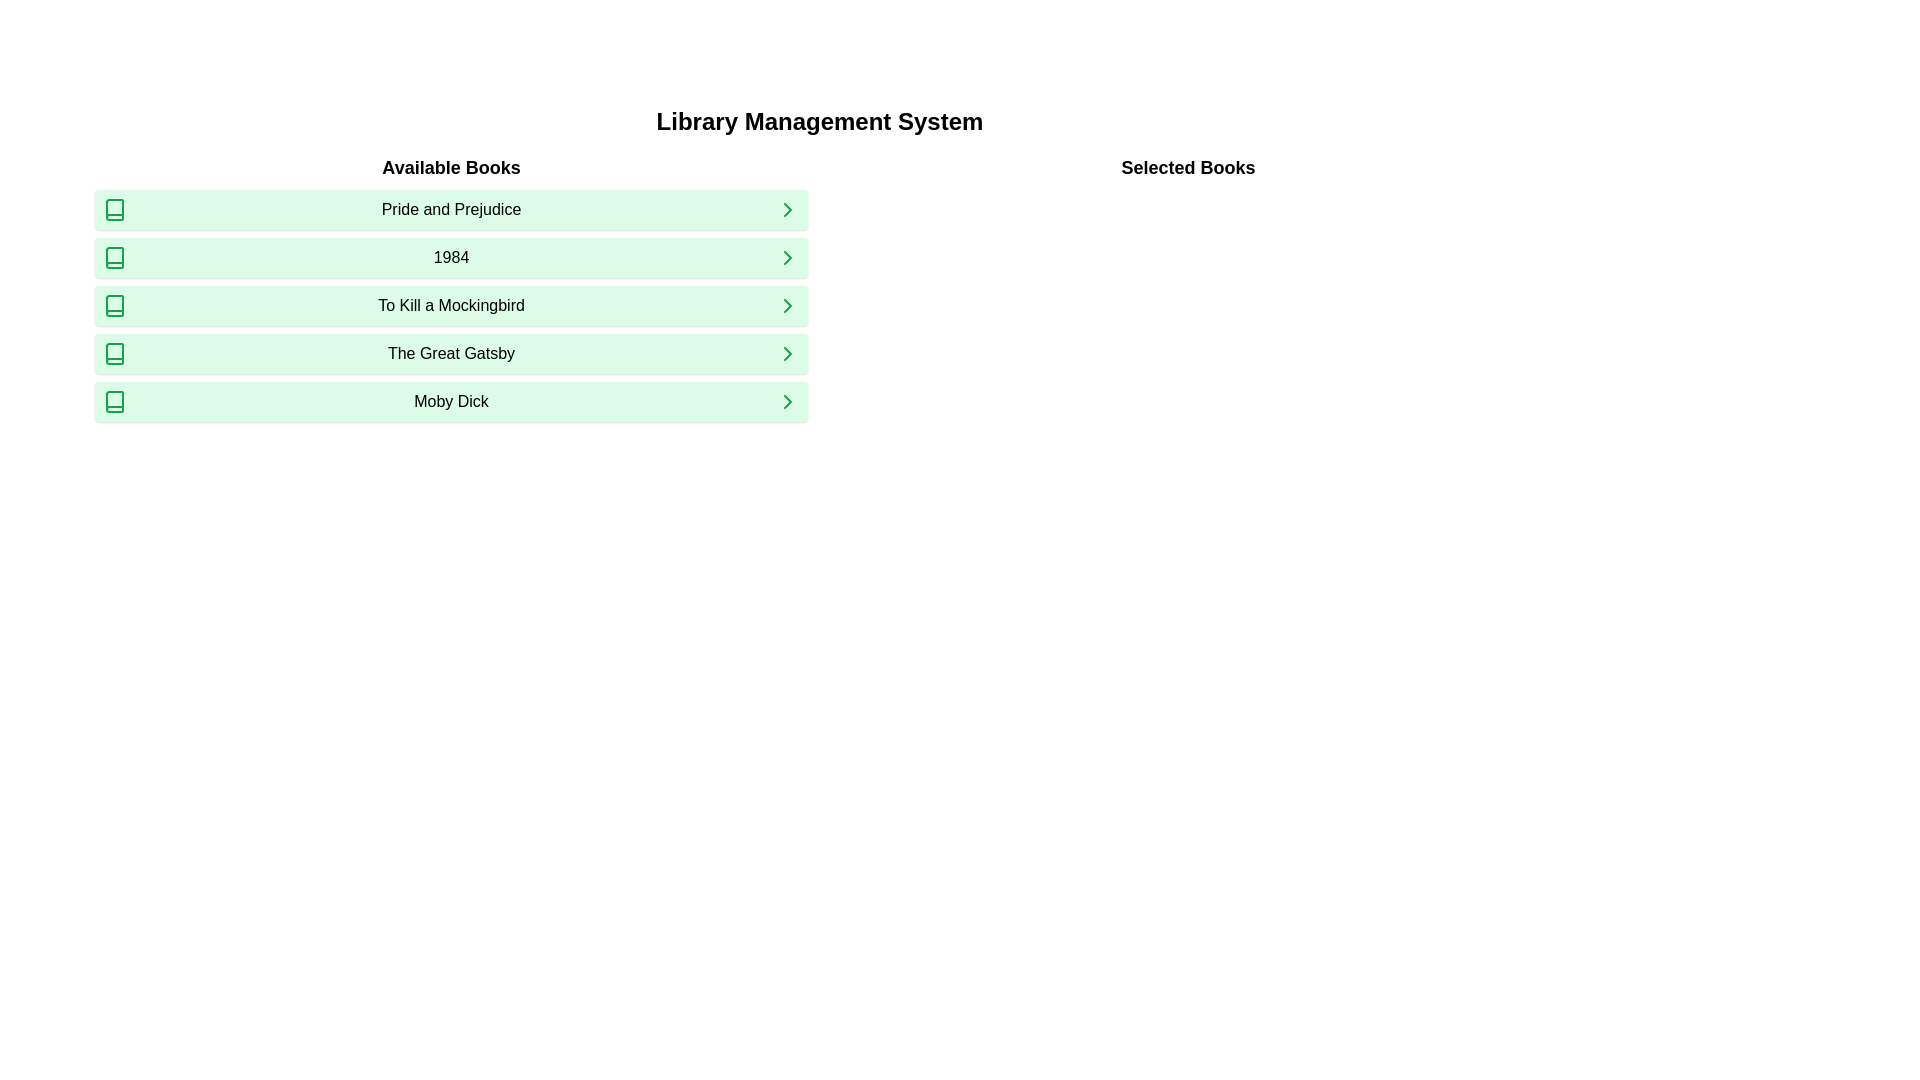  Describe the element at coordinates (450, 209) in the screenshot. I see `the first selectable list item labeled 'Pride and Prejudice' under the 'Available Books' header` at that location.